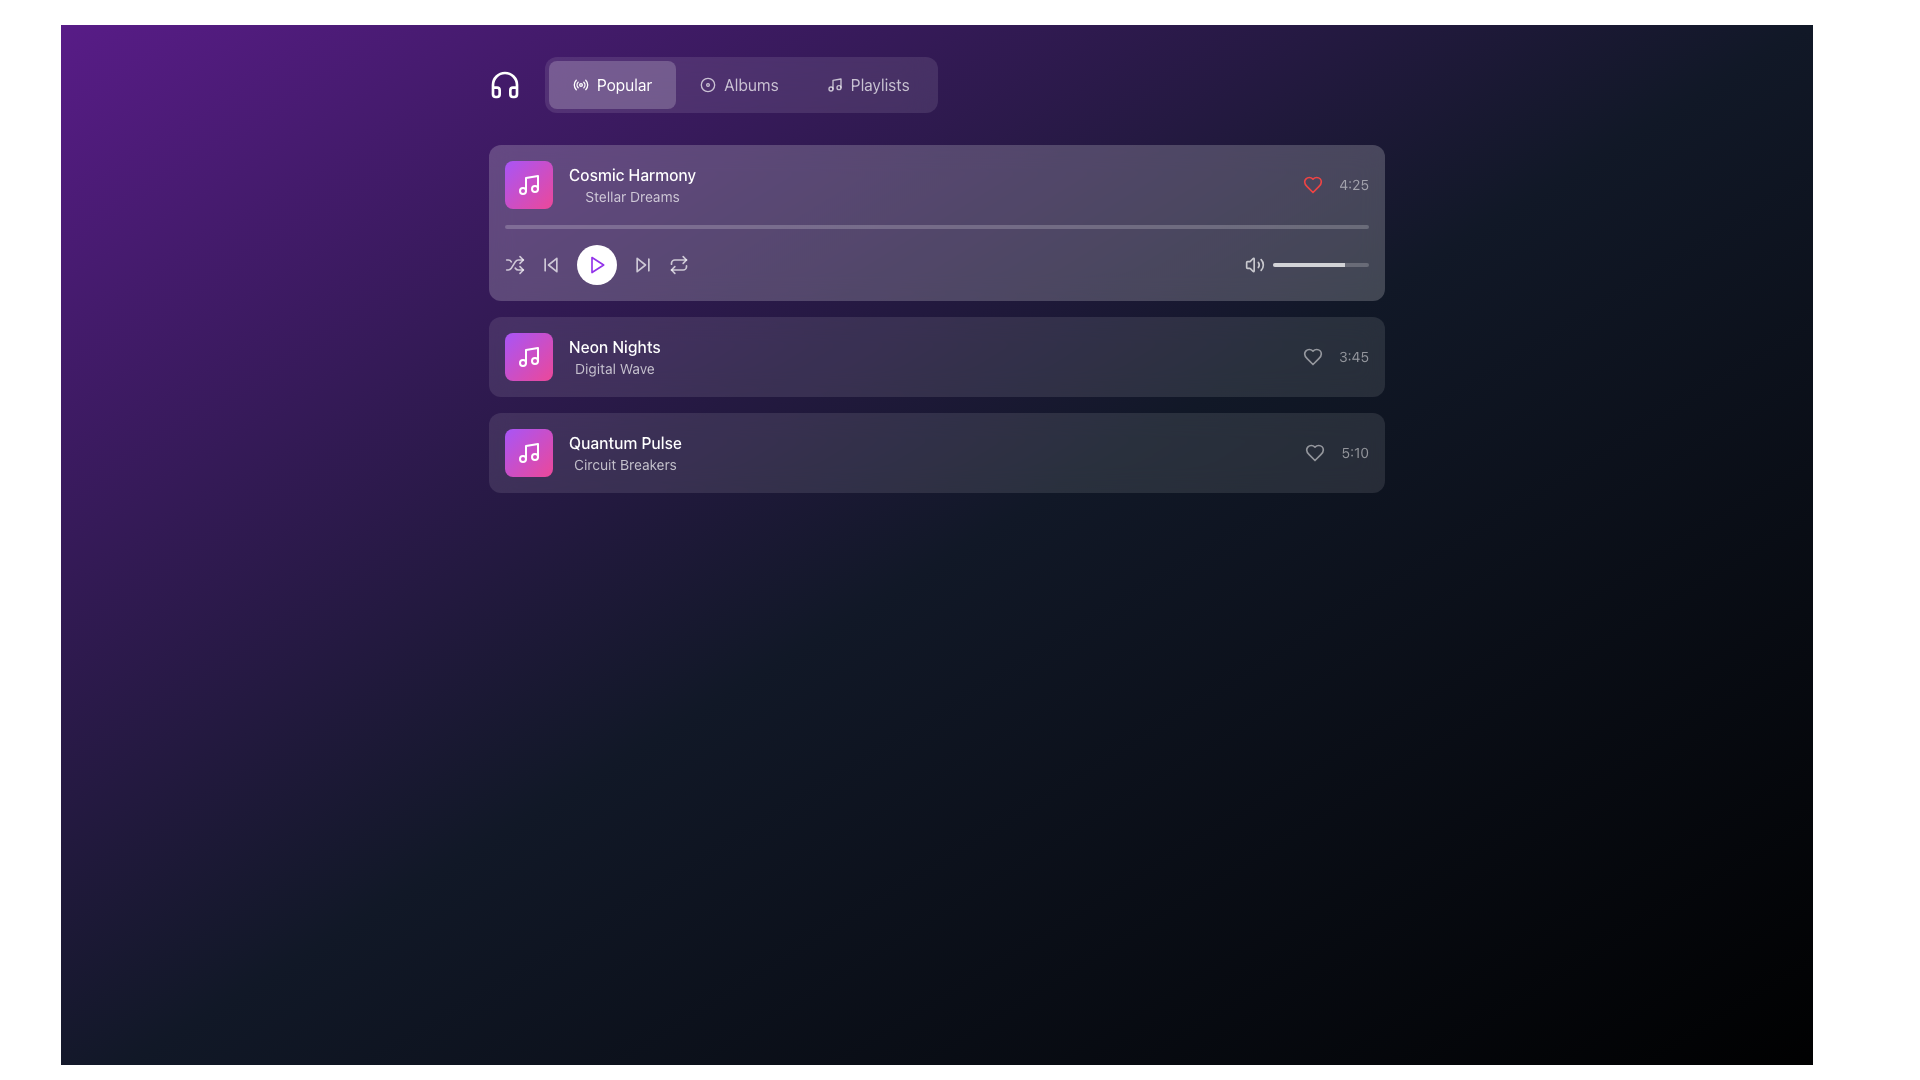 This screenshot has width=1920, height=1080. Describe the element at coordinates (1313, 185) in the screenshot. I see `the heart icon button in the first track item's details section` at that location.